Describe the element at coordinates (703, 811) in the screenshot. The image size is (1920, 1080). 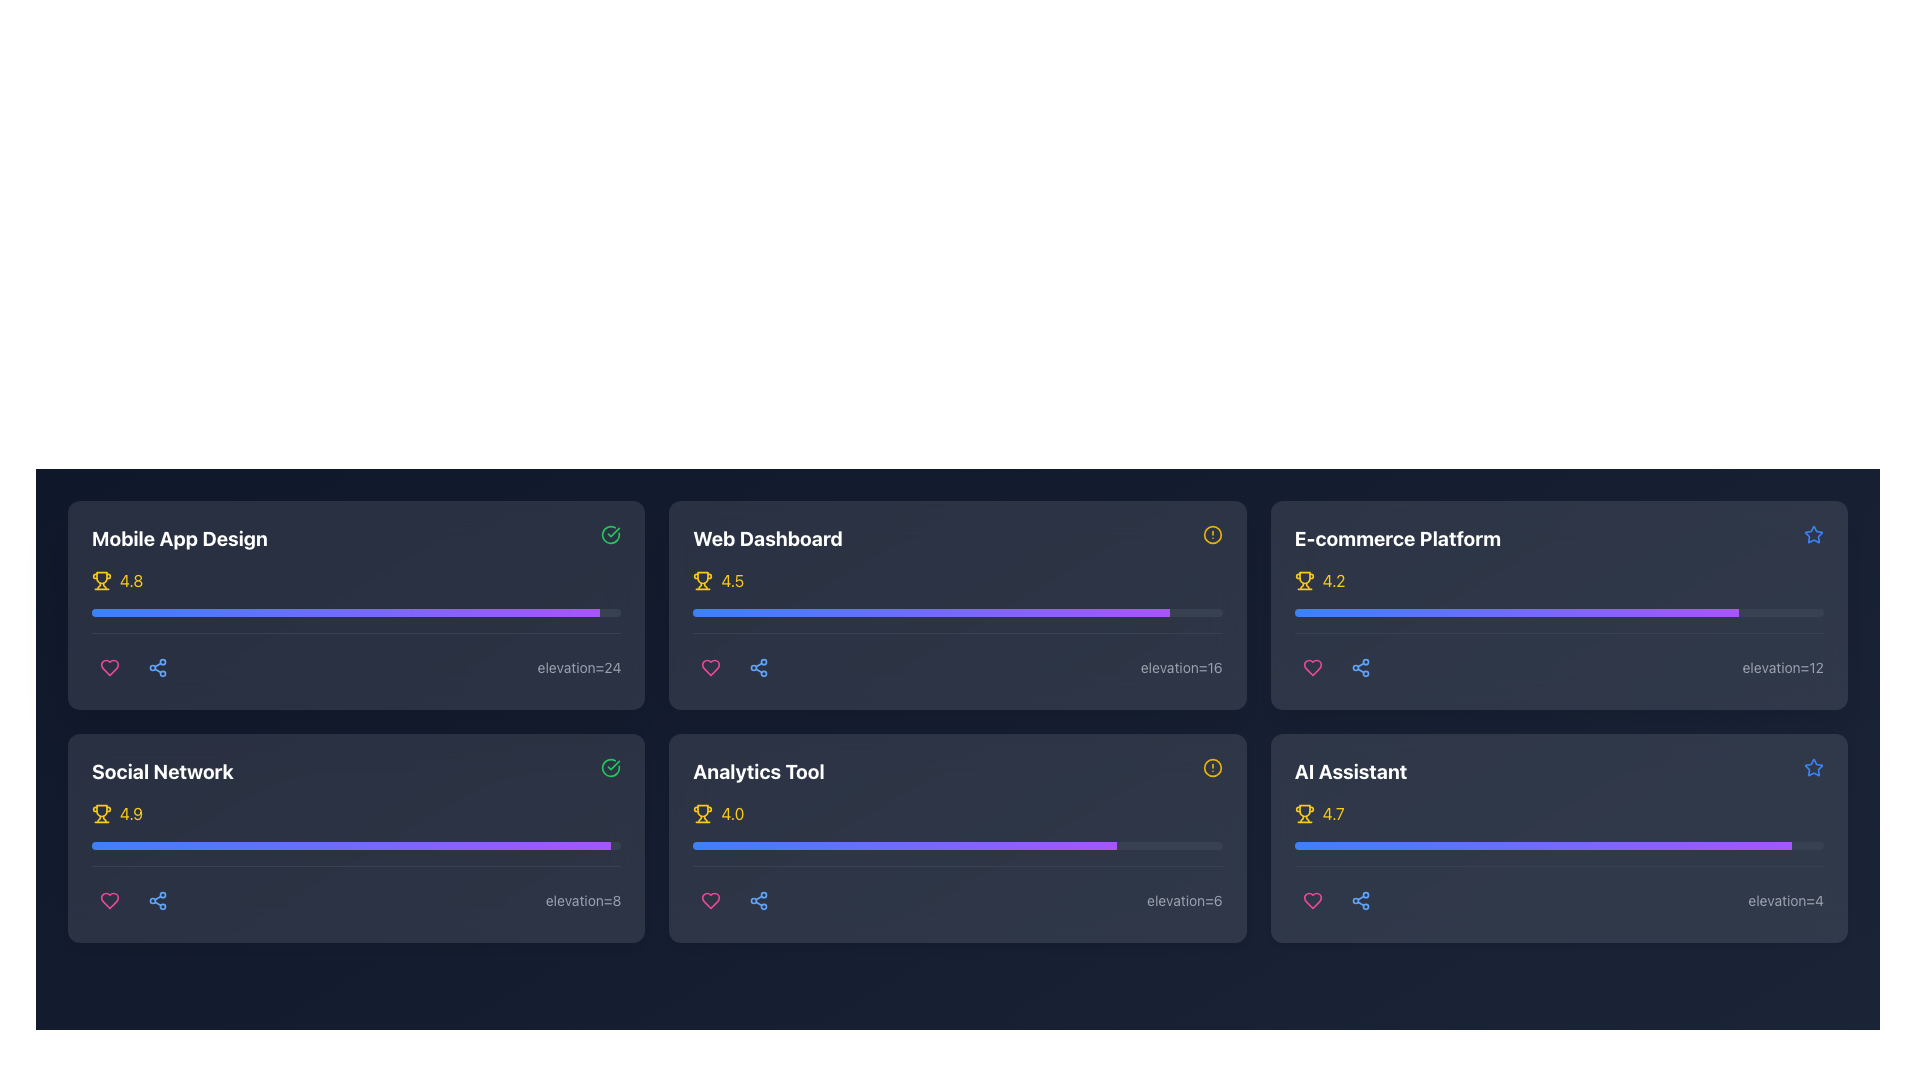
I see `the yellow trophy icon representing an award within the Analytics Tool card, located in the bottom row, second column of the grid` at that location.